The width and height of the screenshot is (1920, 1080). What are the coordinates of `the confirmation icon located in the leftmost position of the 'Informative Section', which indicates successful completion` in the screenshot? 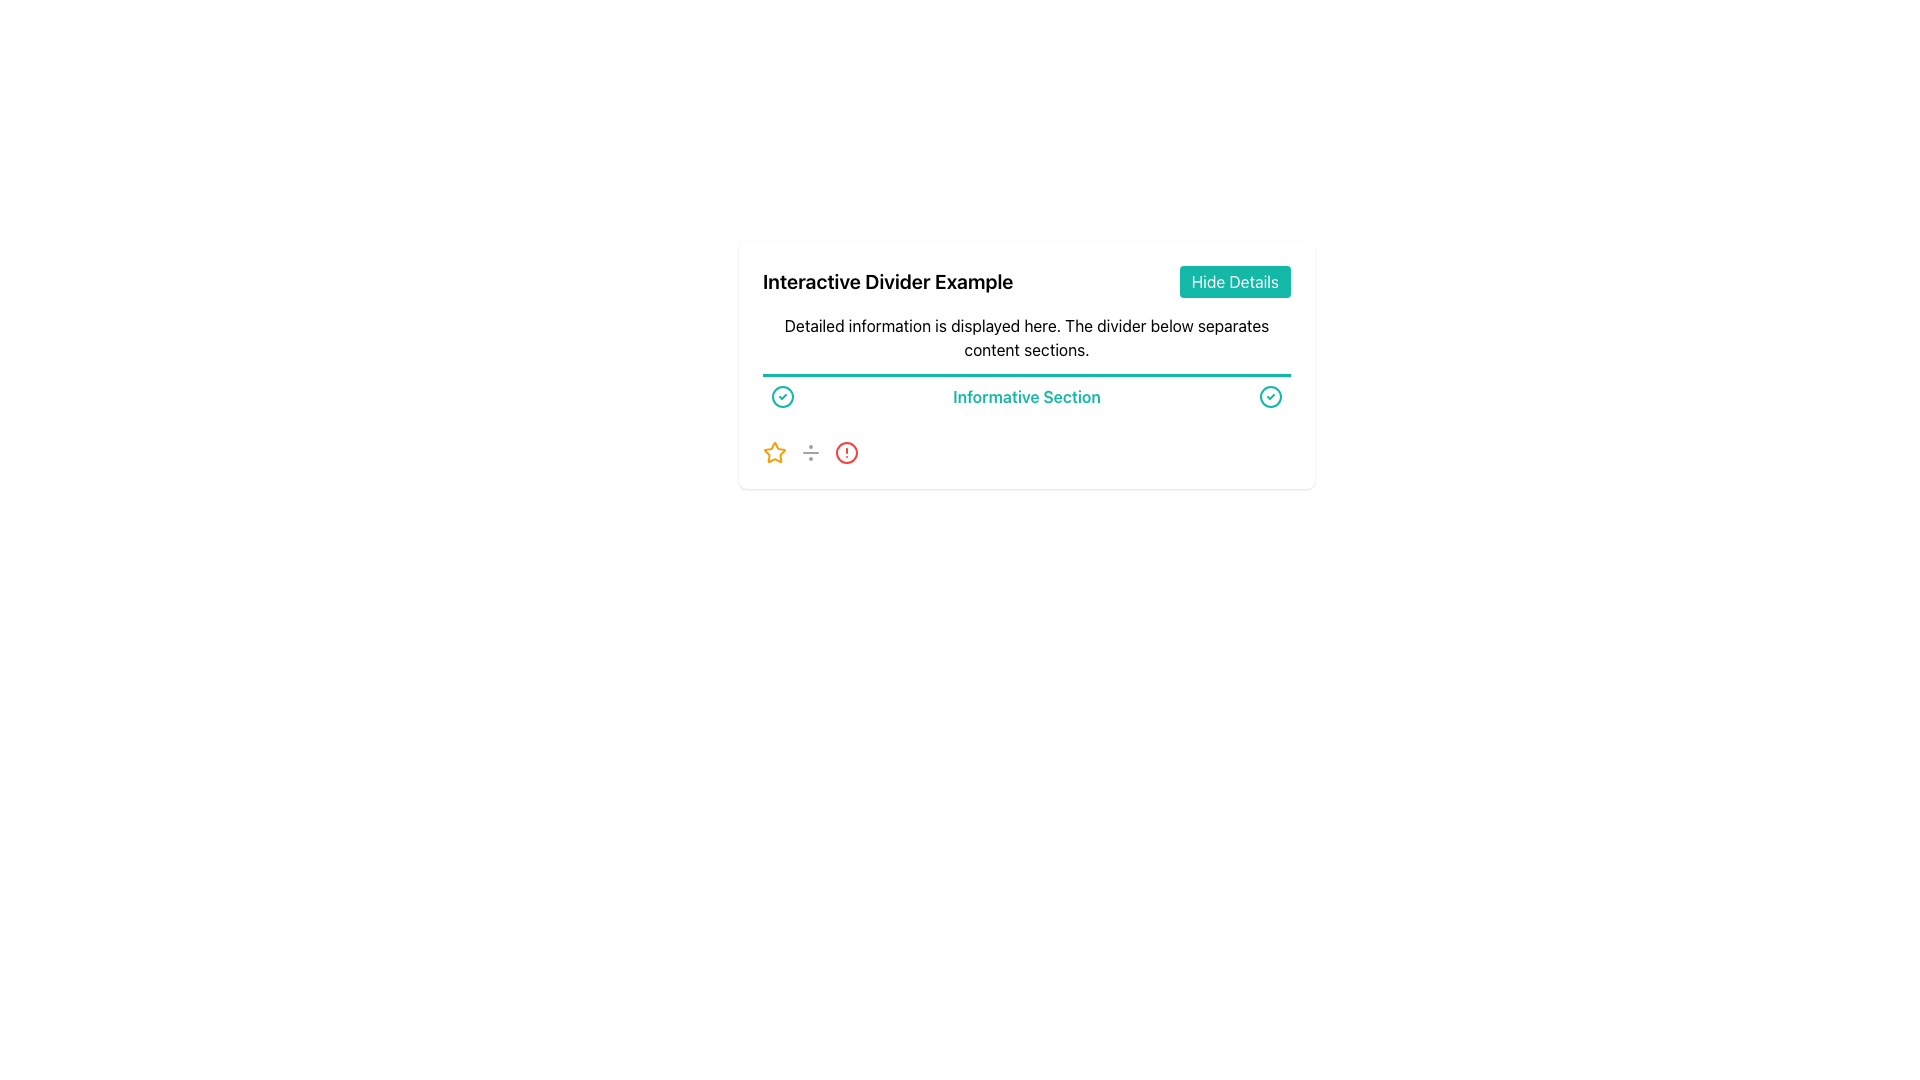 It's located at (781, 397).